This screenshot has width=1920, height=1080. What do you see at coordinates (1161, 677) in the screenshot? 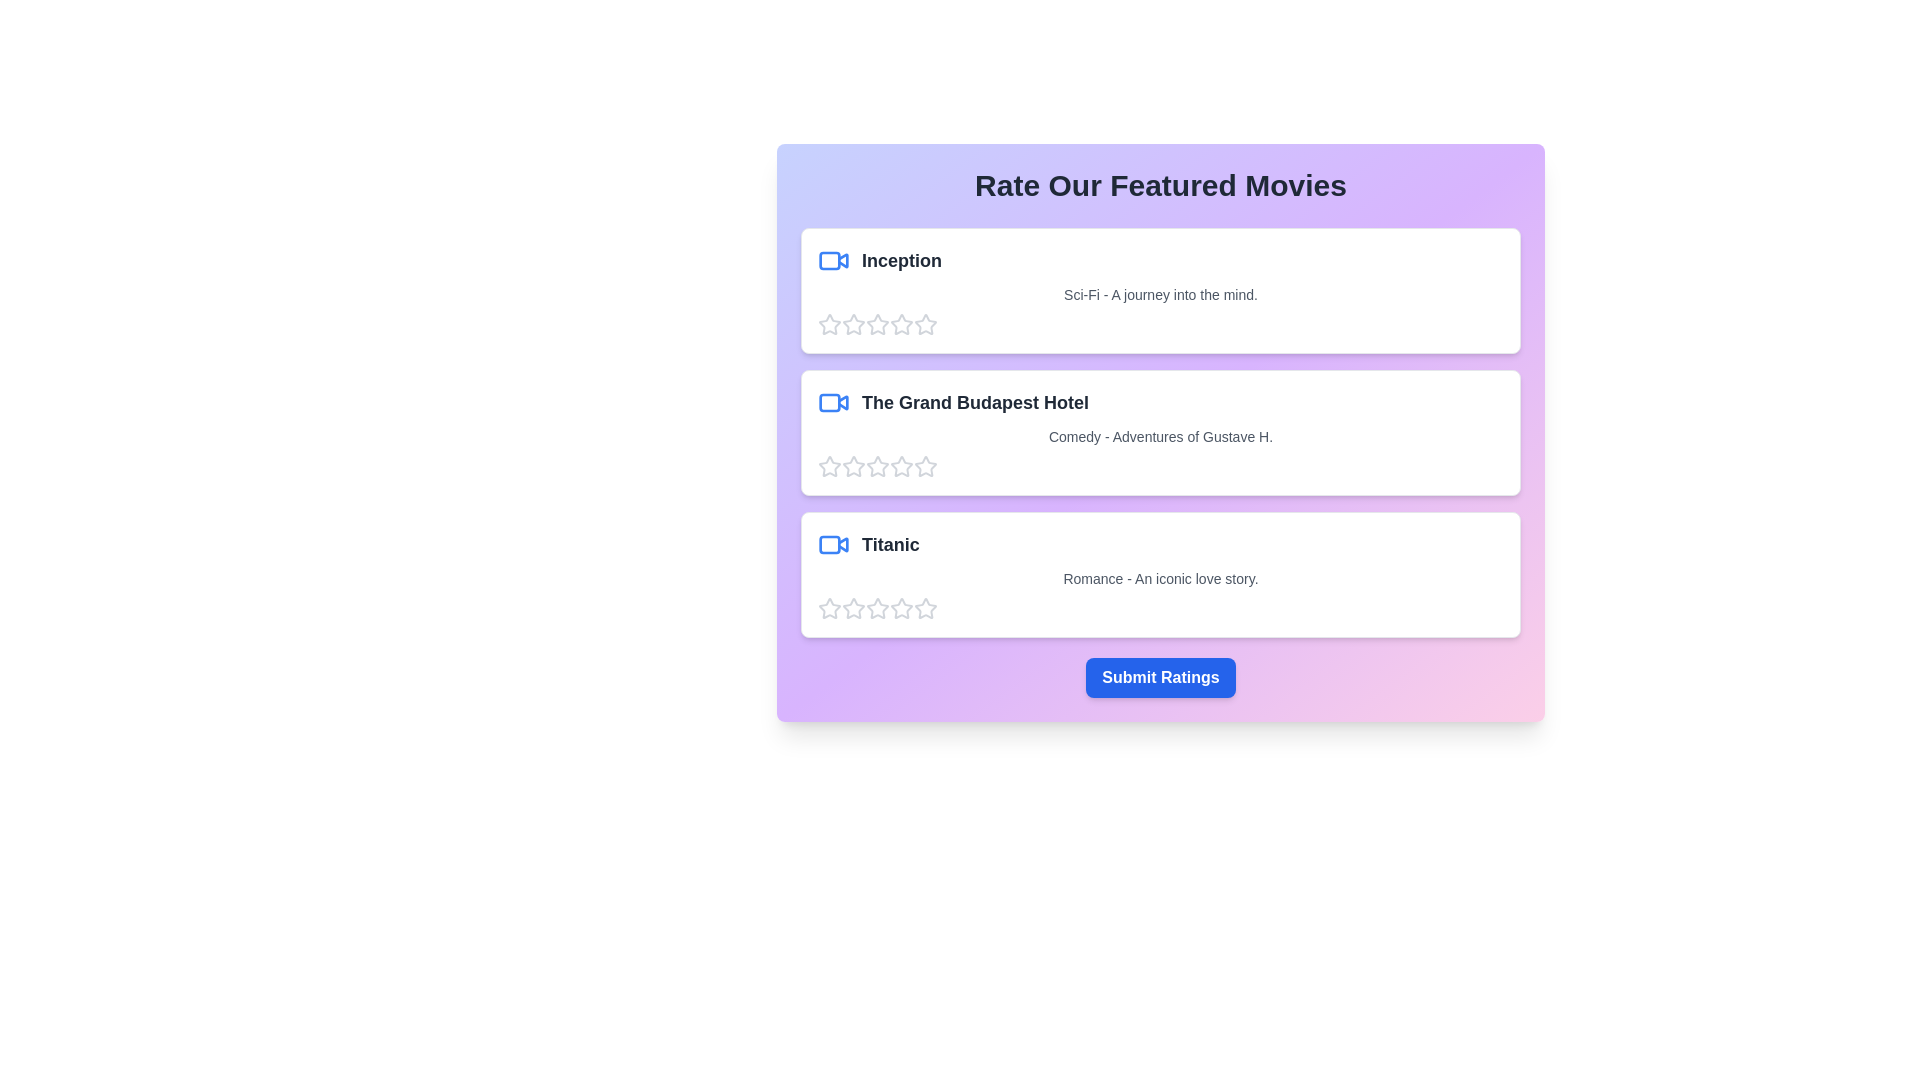
I see `'Submit Ratings' button to finalize the ratings` at bounding box center [1161, 677].